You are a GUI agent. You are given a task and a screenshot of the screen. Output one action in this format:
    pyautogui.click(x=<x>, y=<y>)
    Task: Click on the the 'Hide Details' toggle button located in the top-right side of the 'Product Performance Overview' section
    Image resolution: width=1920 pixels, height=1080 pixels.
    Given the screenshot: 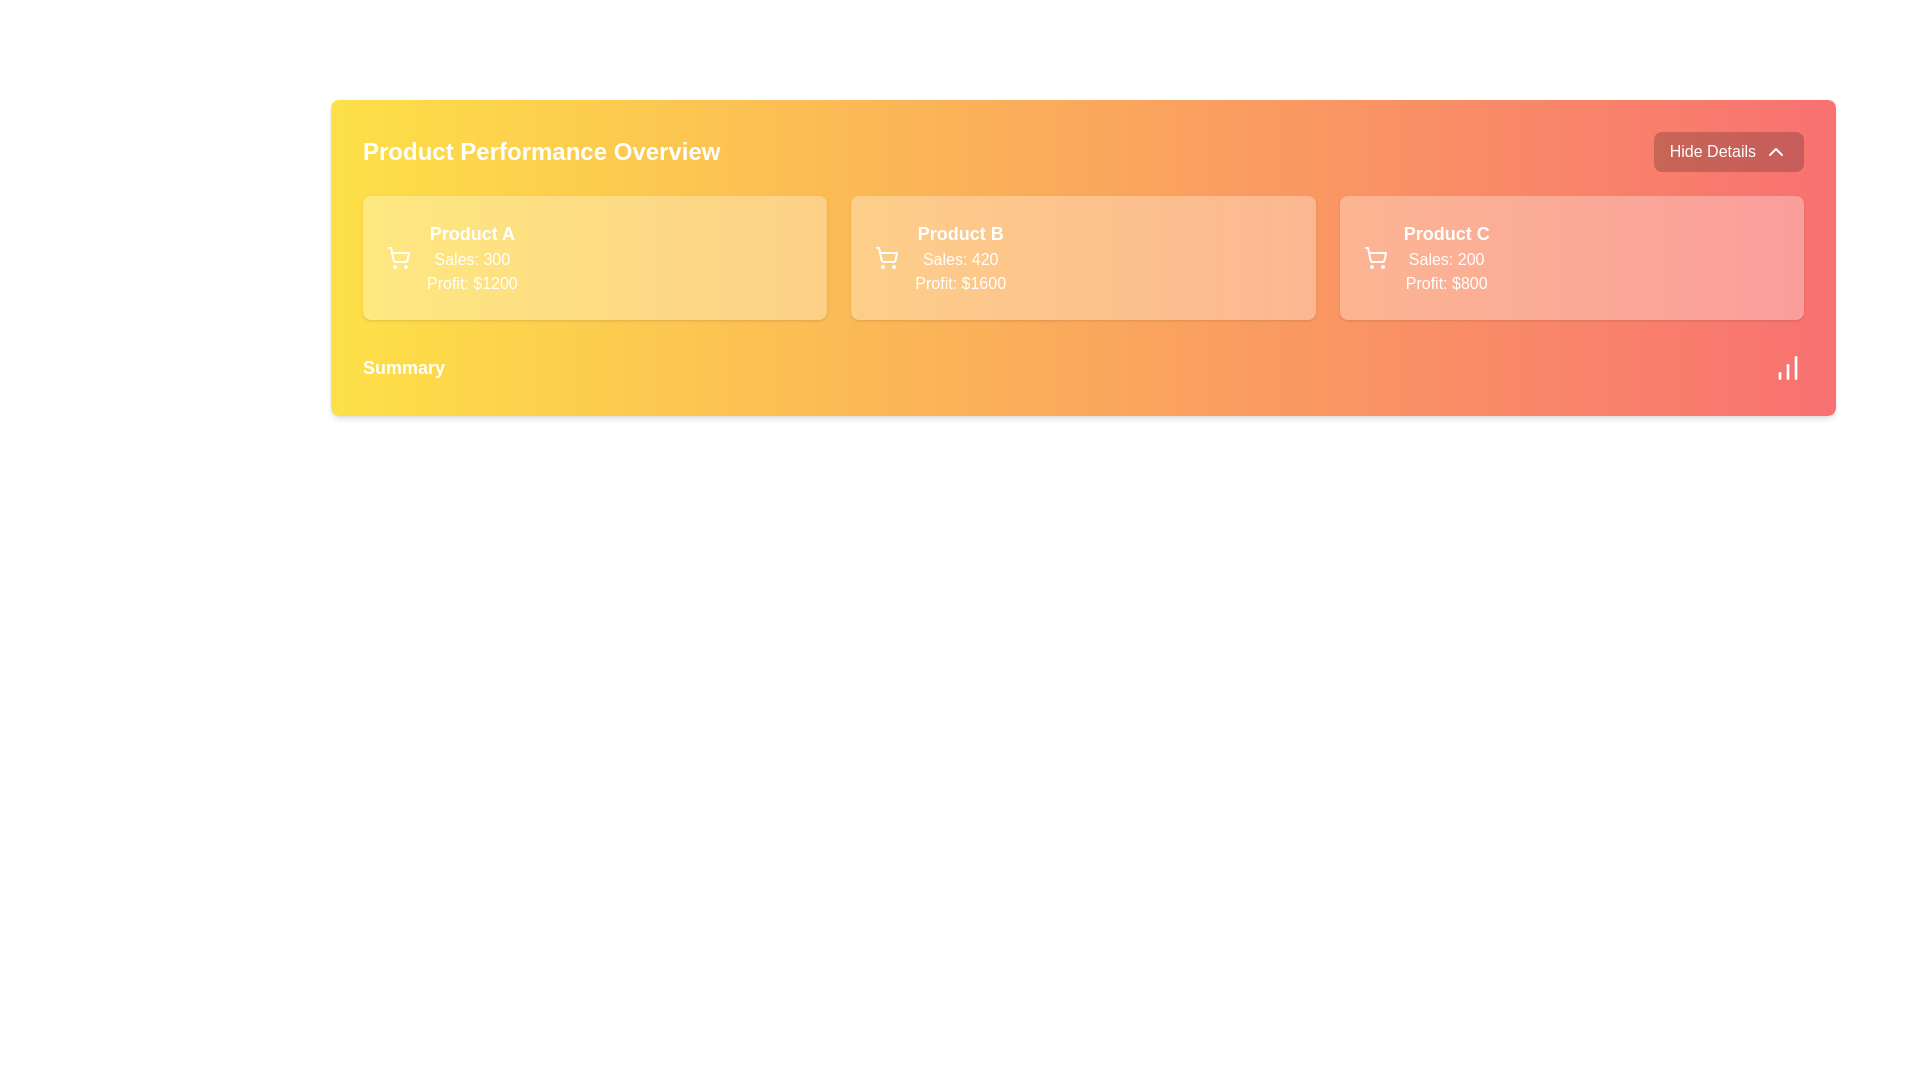 What is the action you would take?
    pyautogui.click(x=1727, y=150)
    